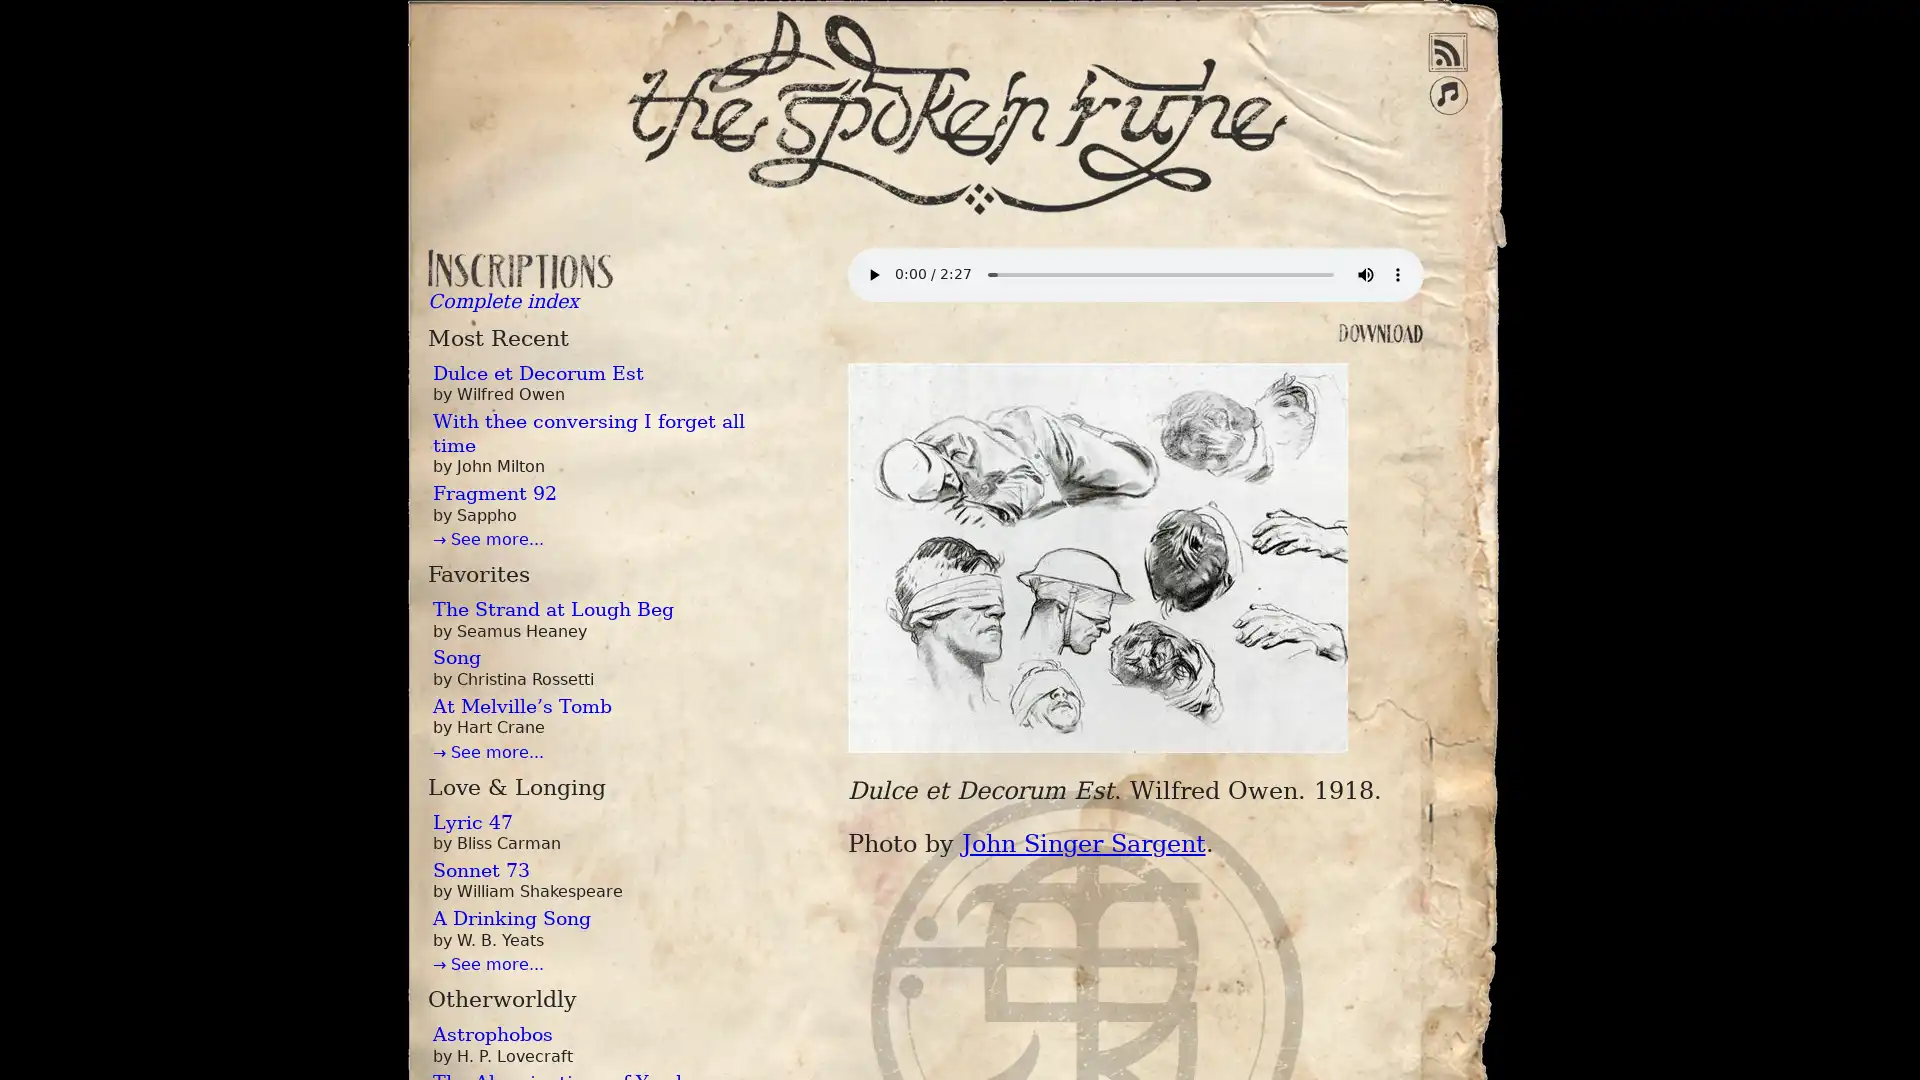 Image resolution: width=1920 pixels, height=1080 pixels. What do you see at coordinates (1395, 274) in the screenshot?
I see `show more media controls` at bounding box center [1395, 274].